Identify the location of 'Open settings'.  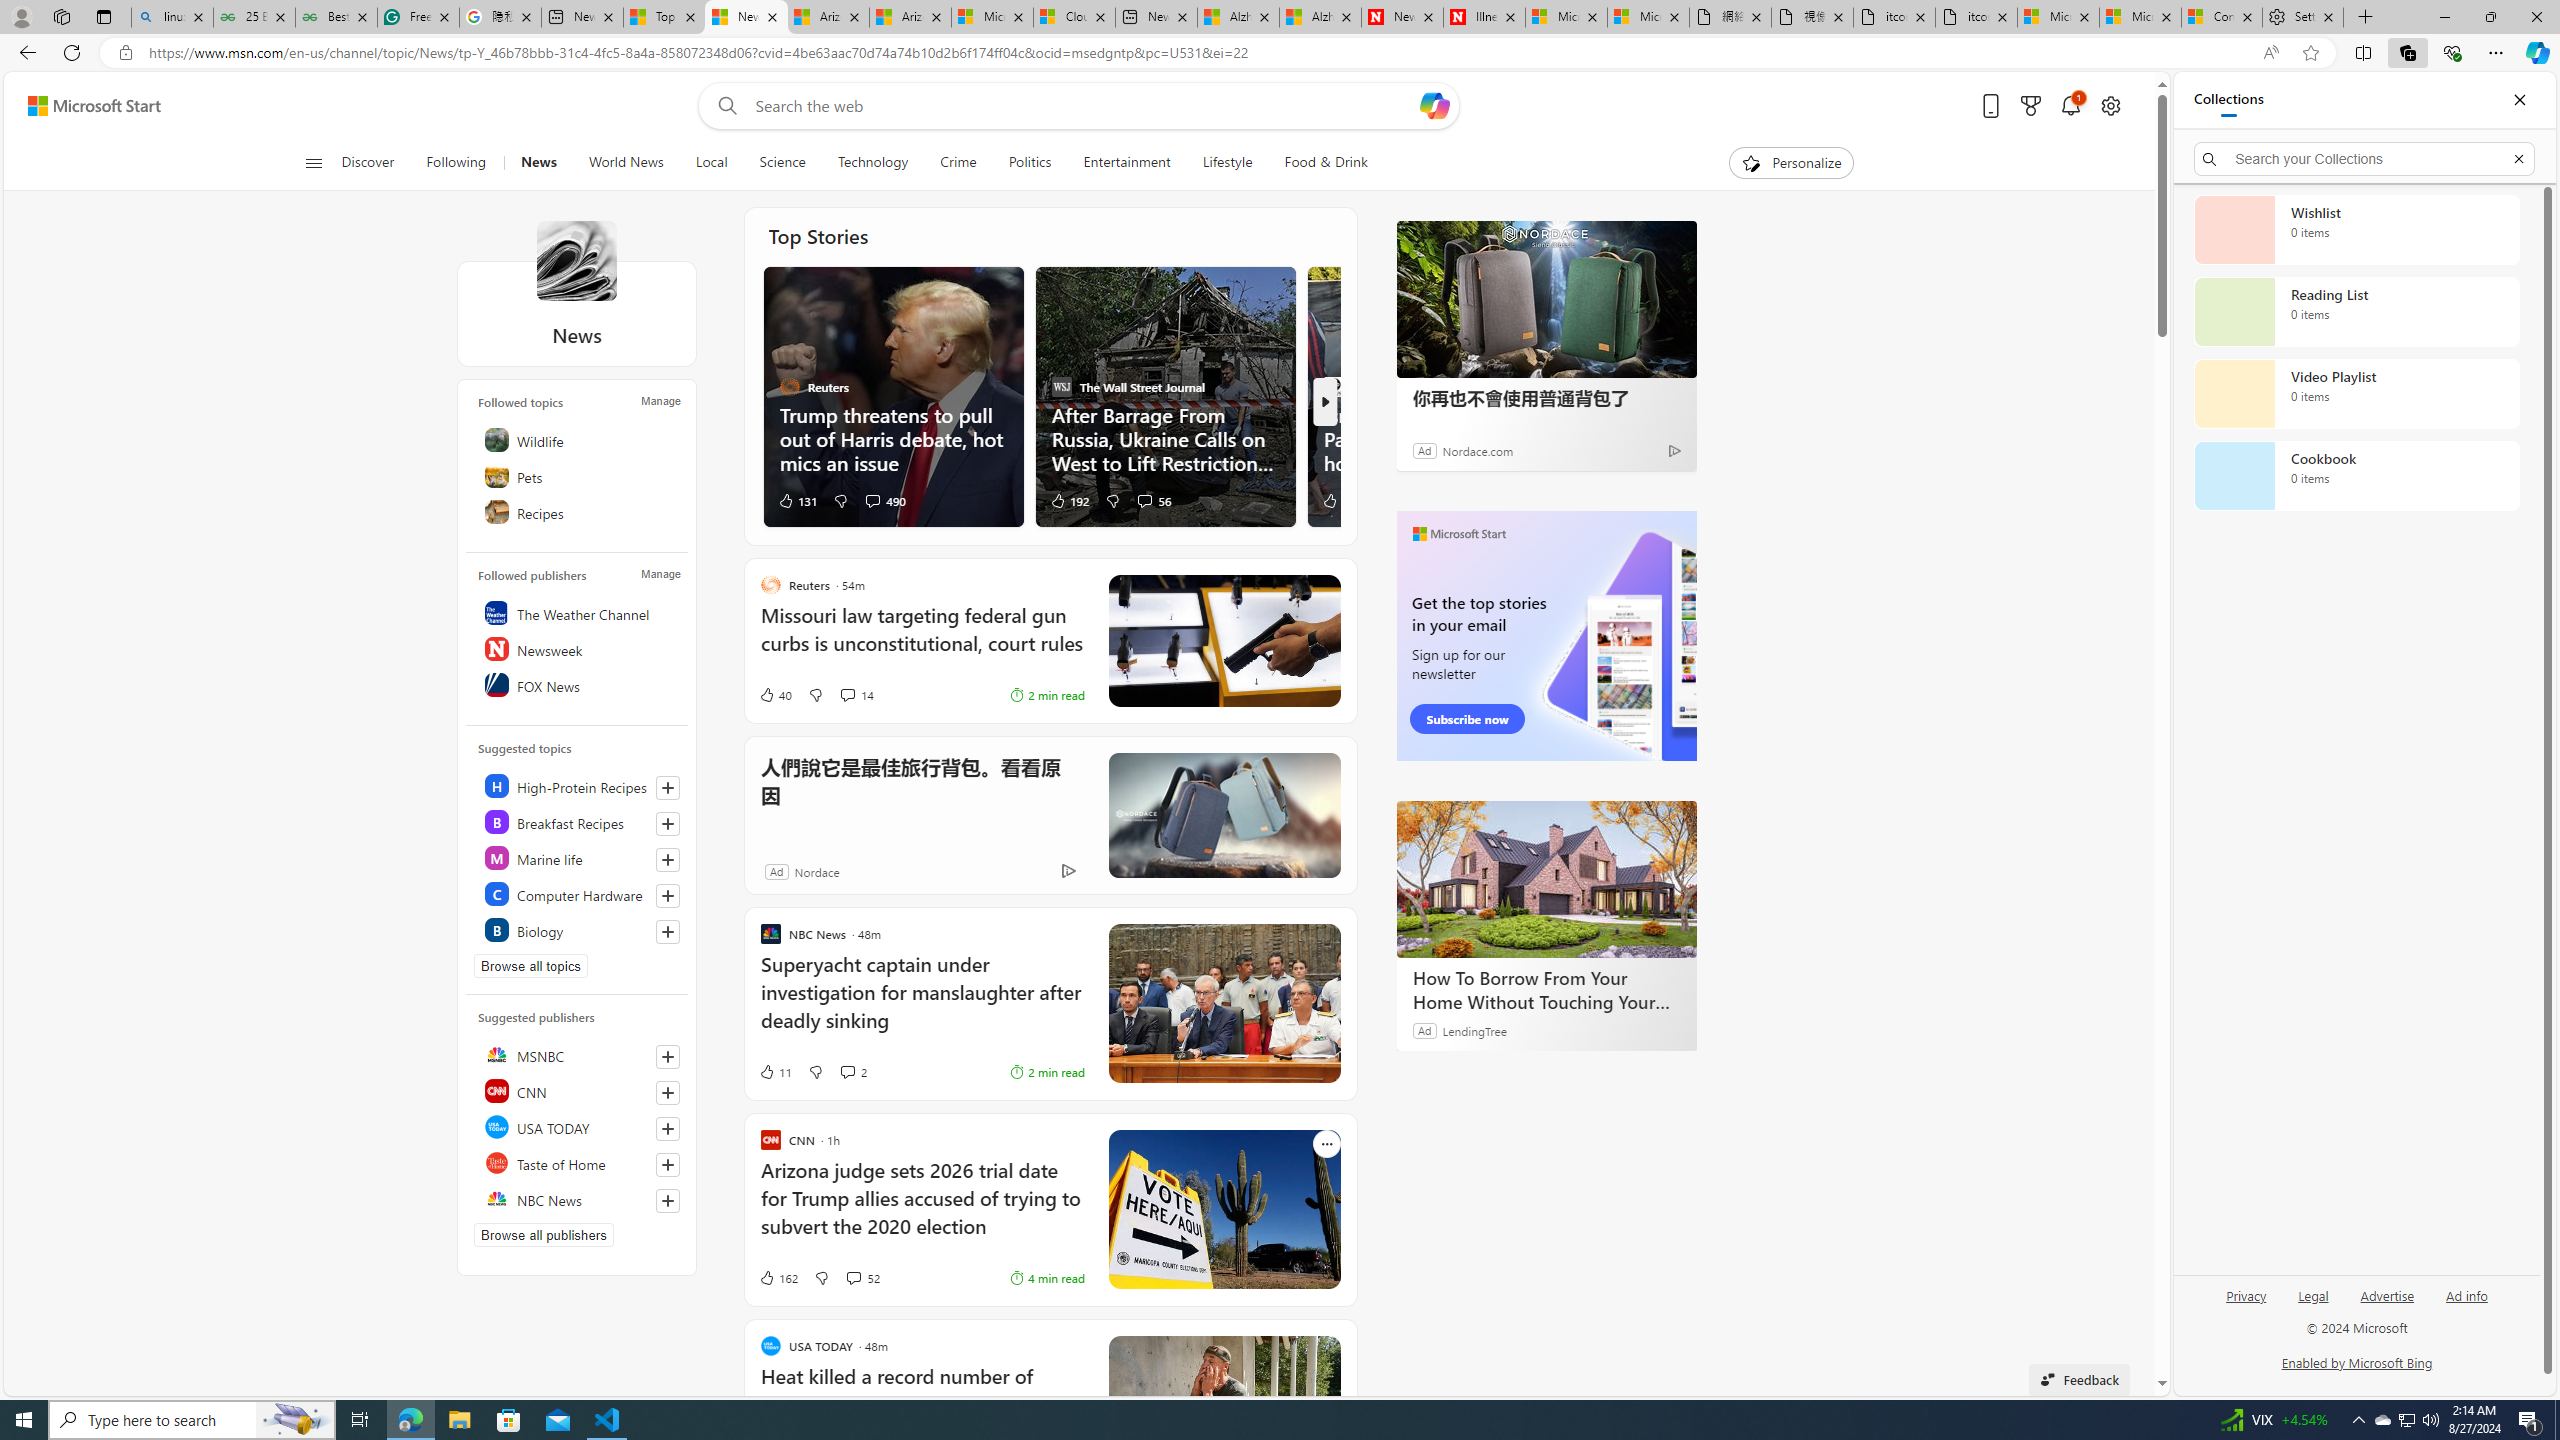
(2108, 106).